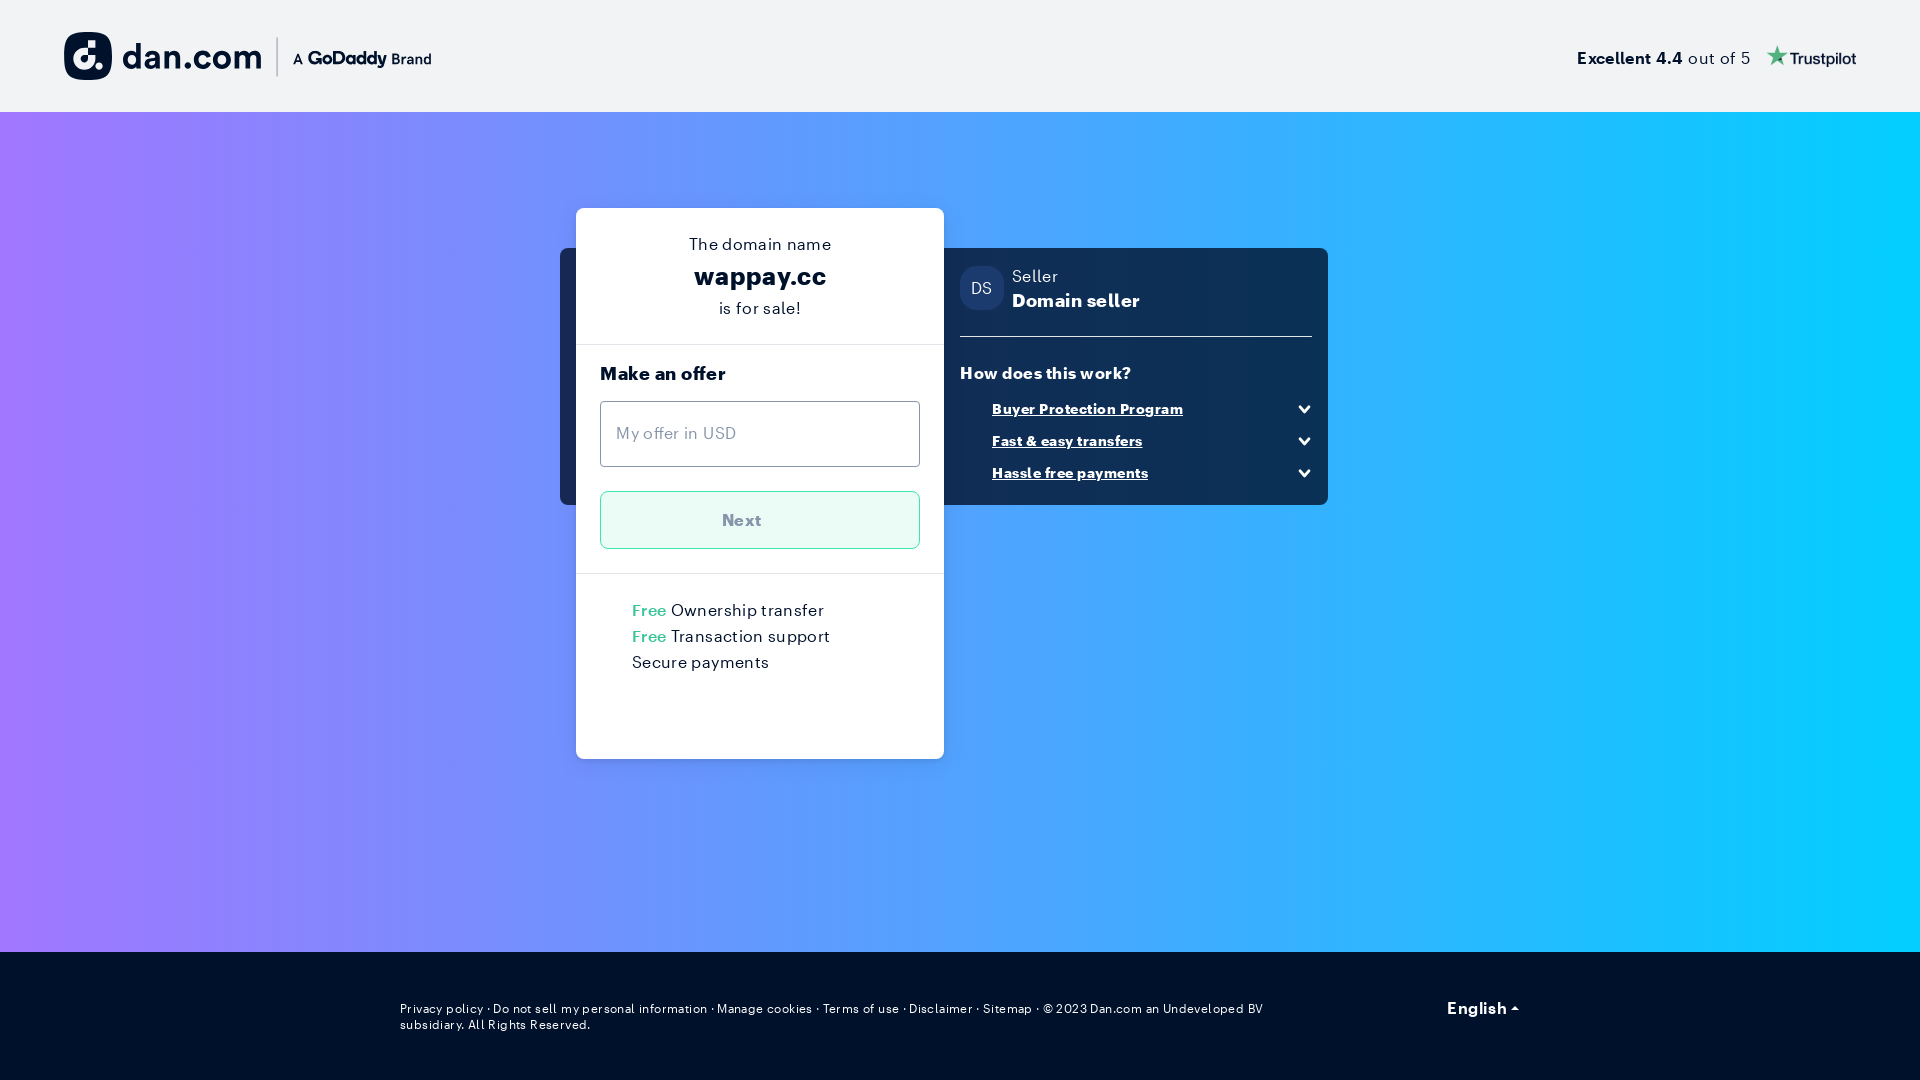 The image size is (1920, 1080). I want to click on 'Sitemap', so click(957, 1007).